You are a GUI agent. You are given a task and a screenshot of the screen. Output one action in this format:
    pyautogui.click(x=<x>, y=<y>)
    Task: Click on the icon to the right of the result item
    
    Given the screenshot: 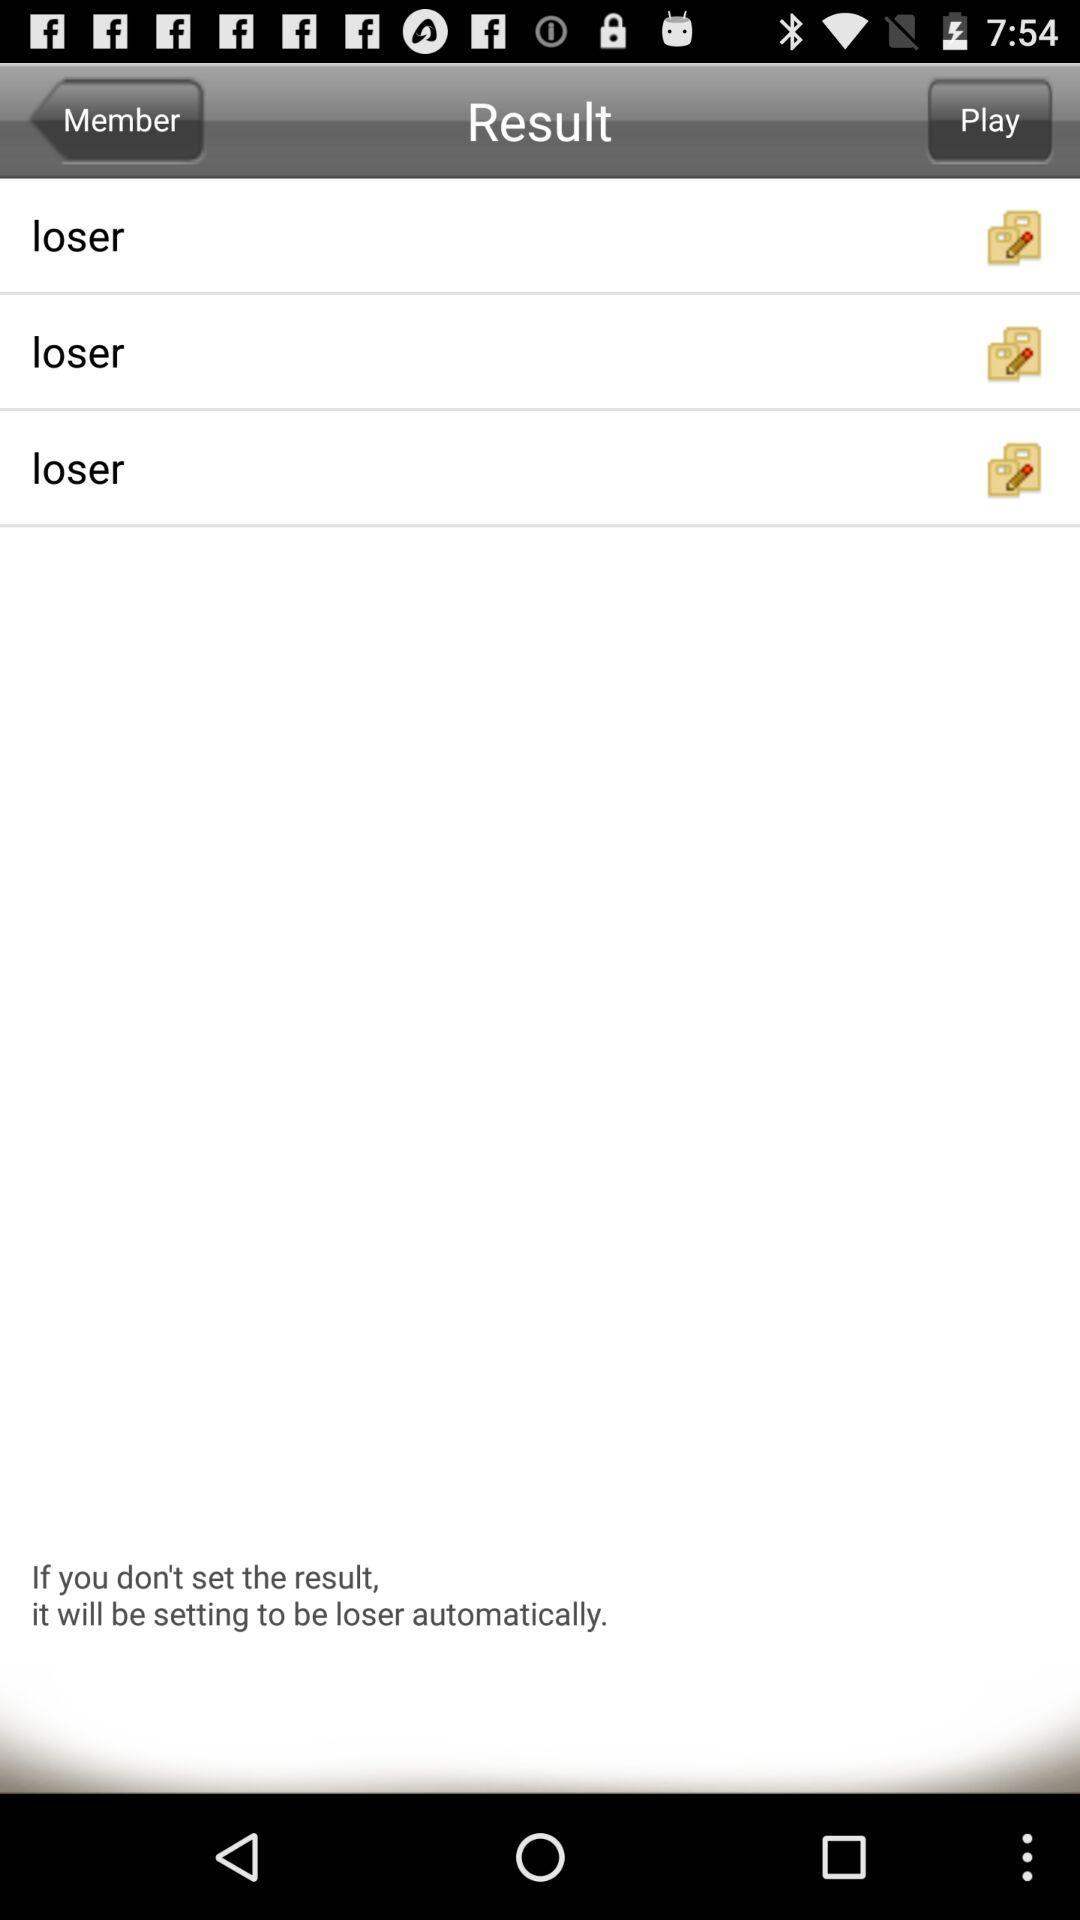 What is the action you would take?
    pyautogui.click(x=990, y=119)
    